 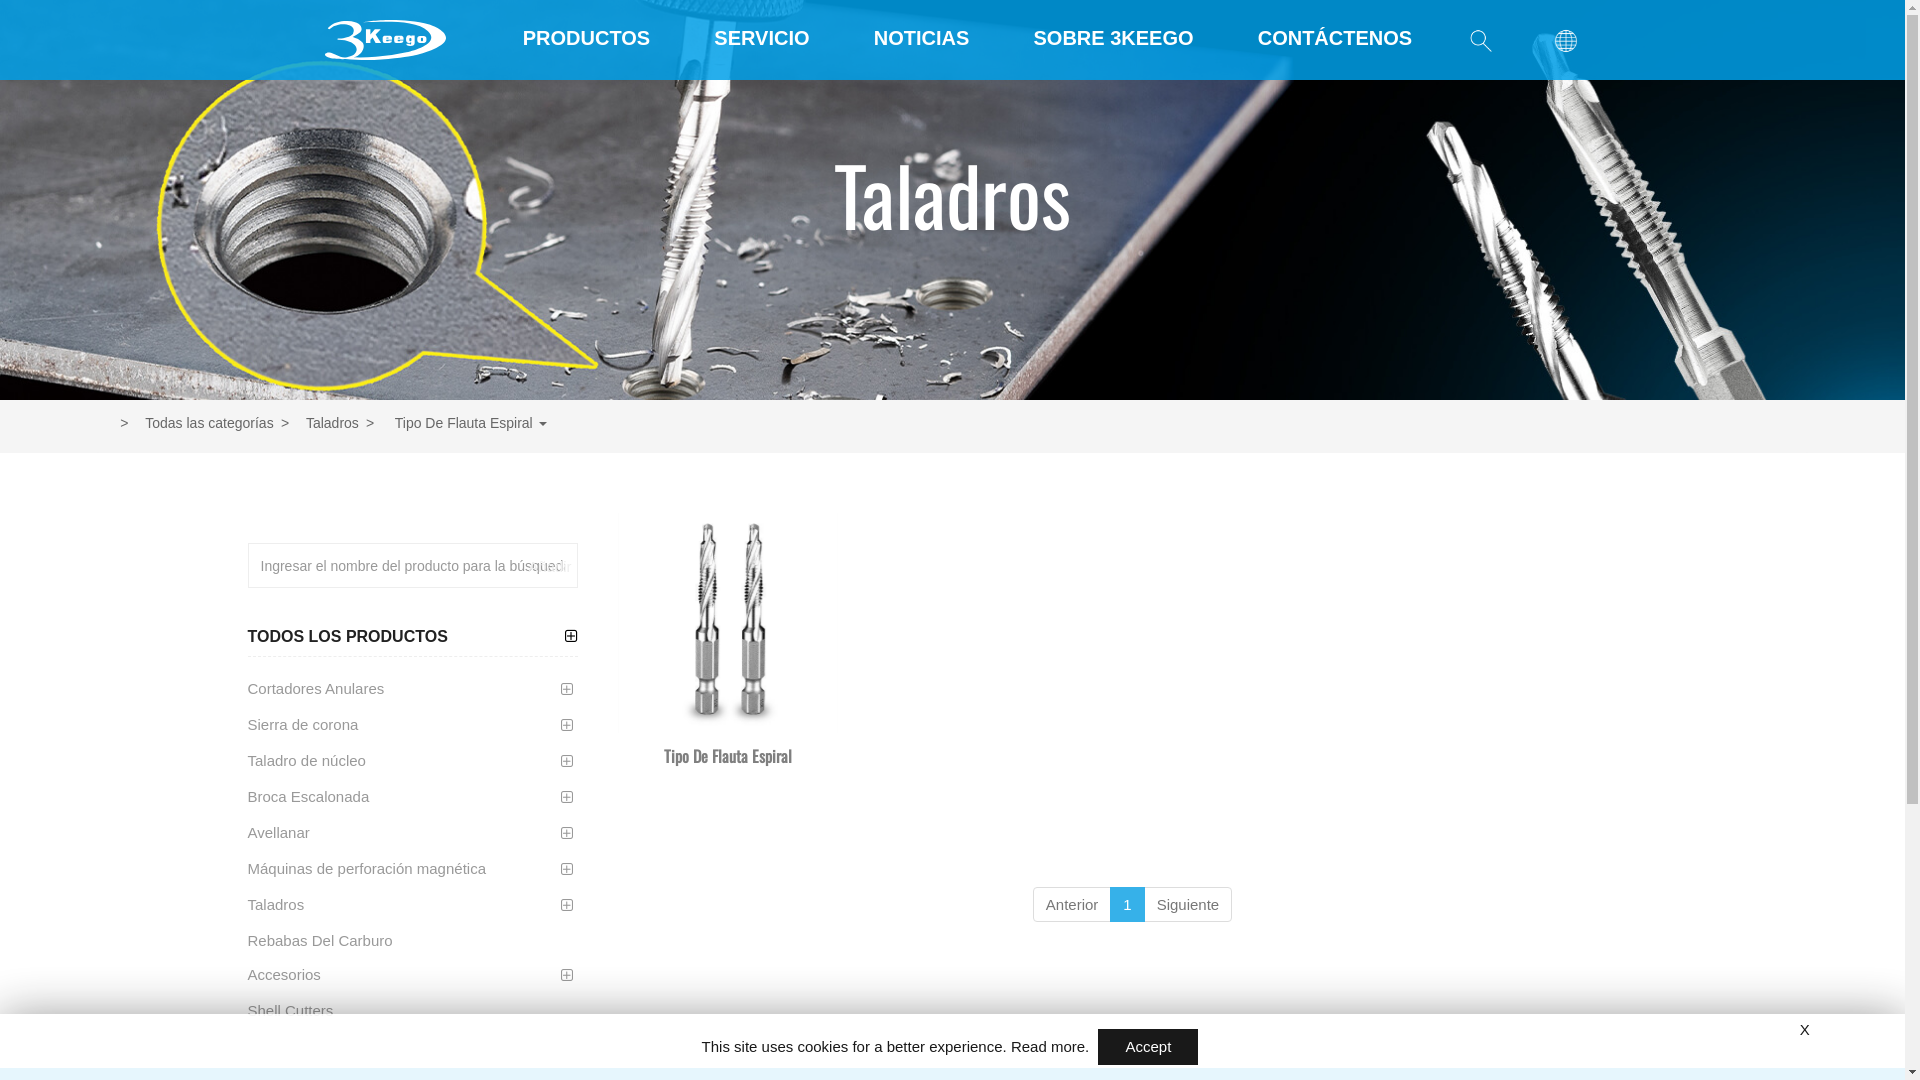 I want to click on 'SHAJENG HARDWARE CO., LTD', so click(x=384, y=39).